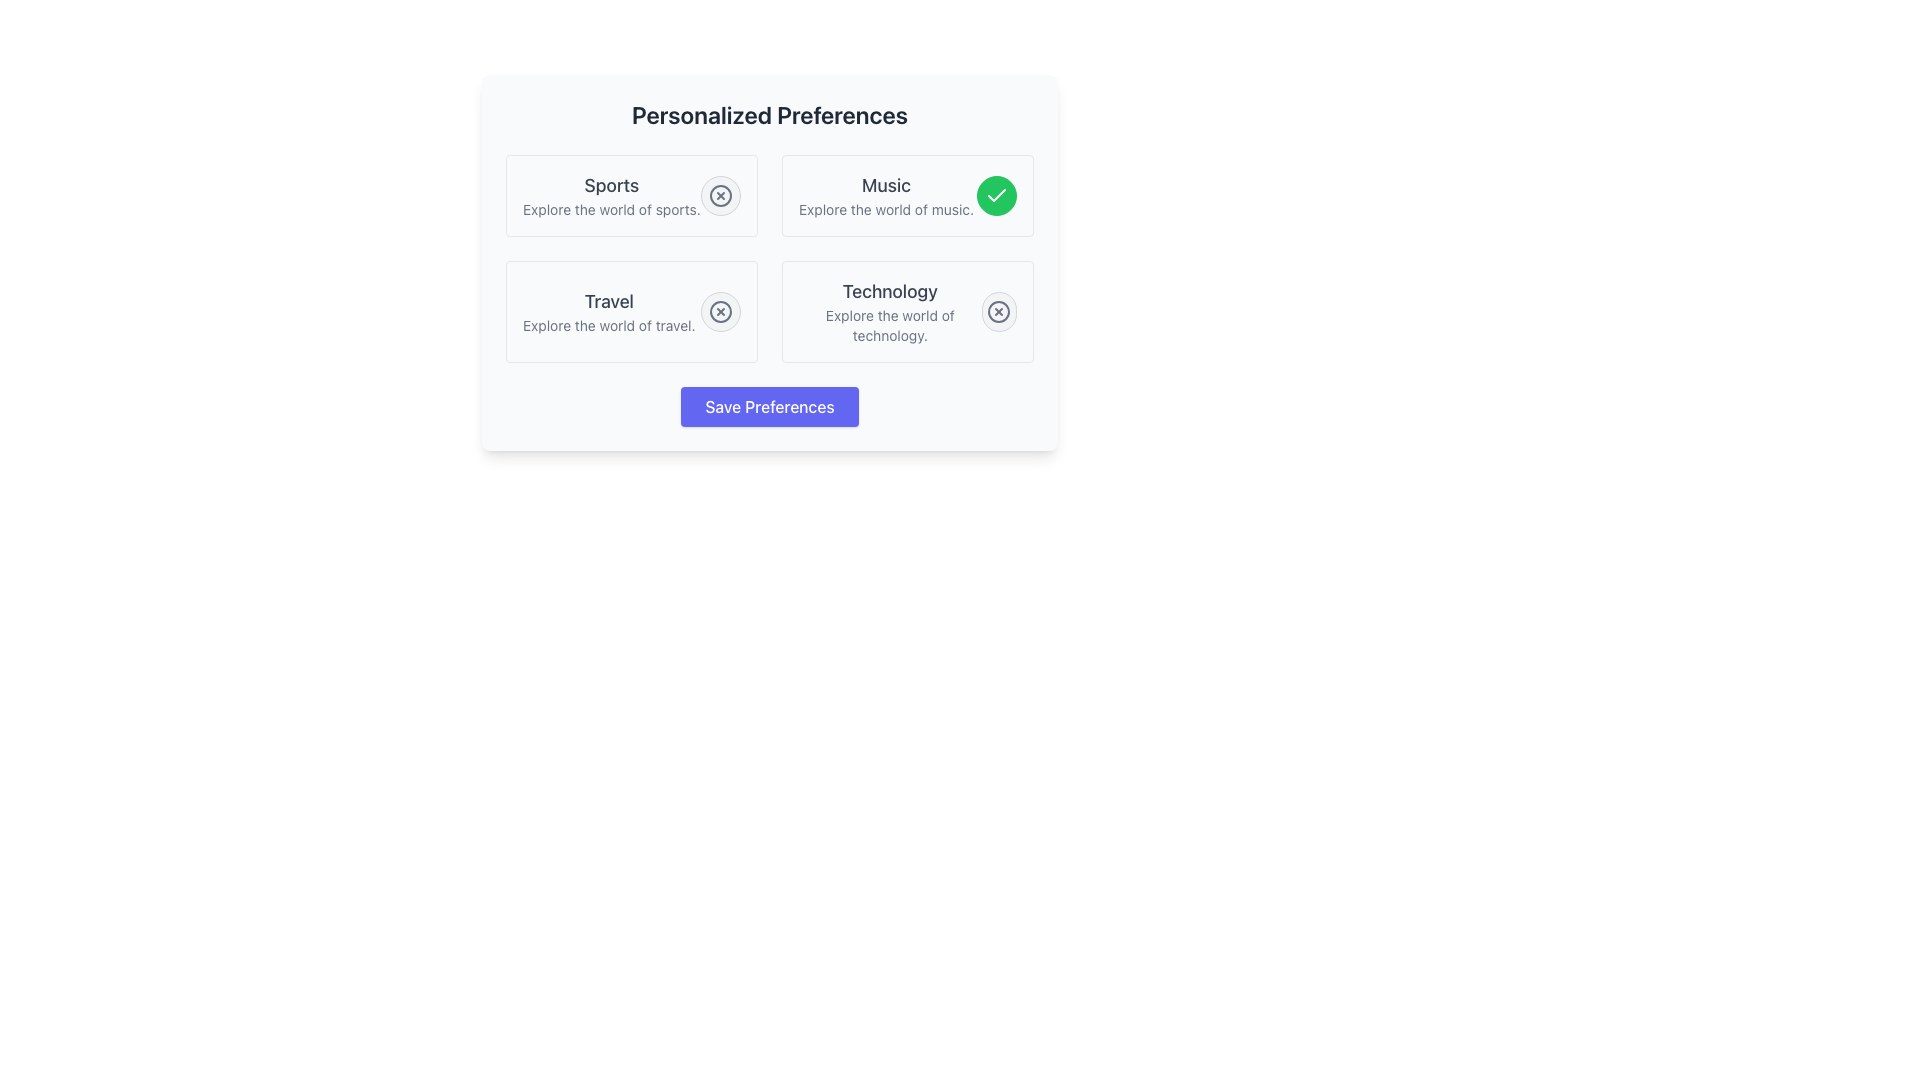  I want to click on the text element that reads 'Explore the world of technology.' located beneath the 'Technology' heading in the bottom-right corner of the interface, so click(889, 325).